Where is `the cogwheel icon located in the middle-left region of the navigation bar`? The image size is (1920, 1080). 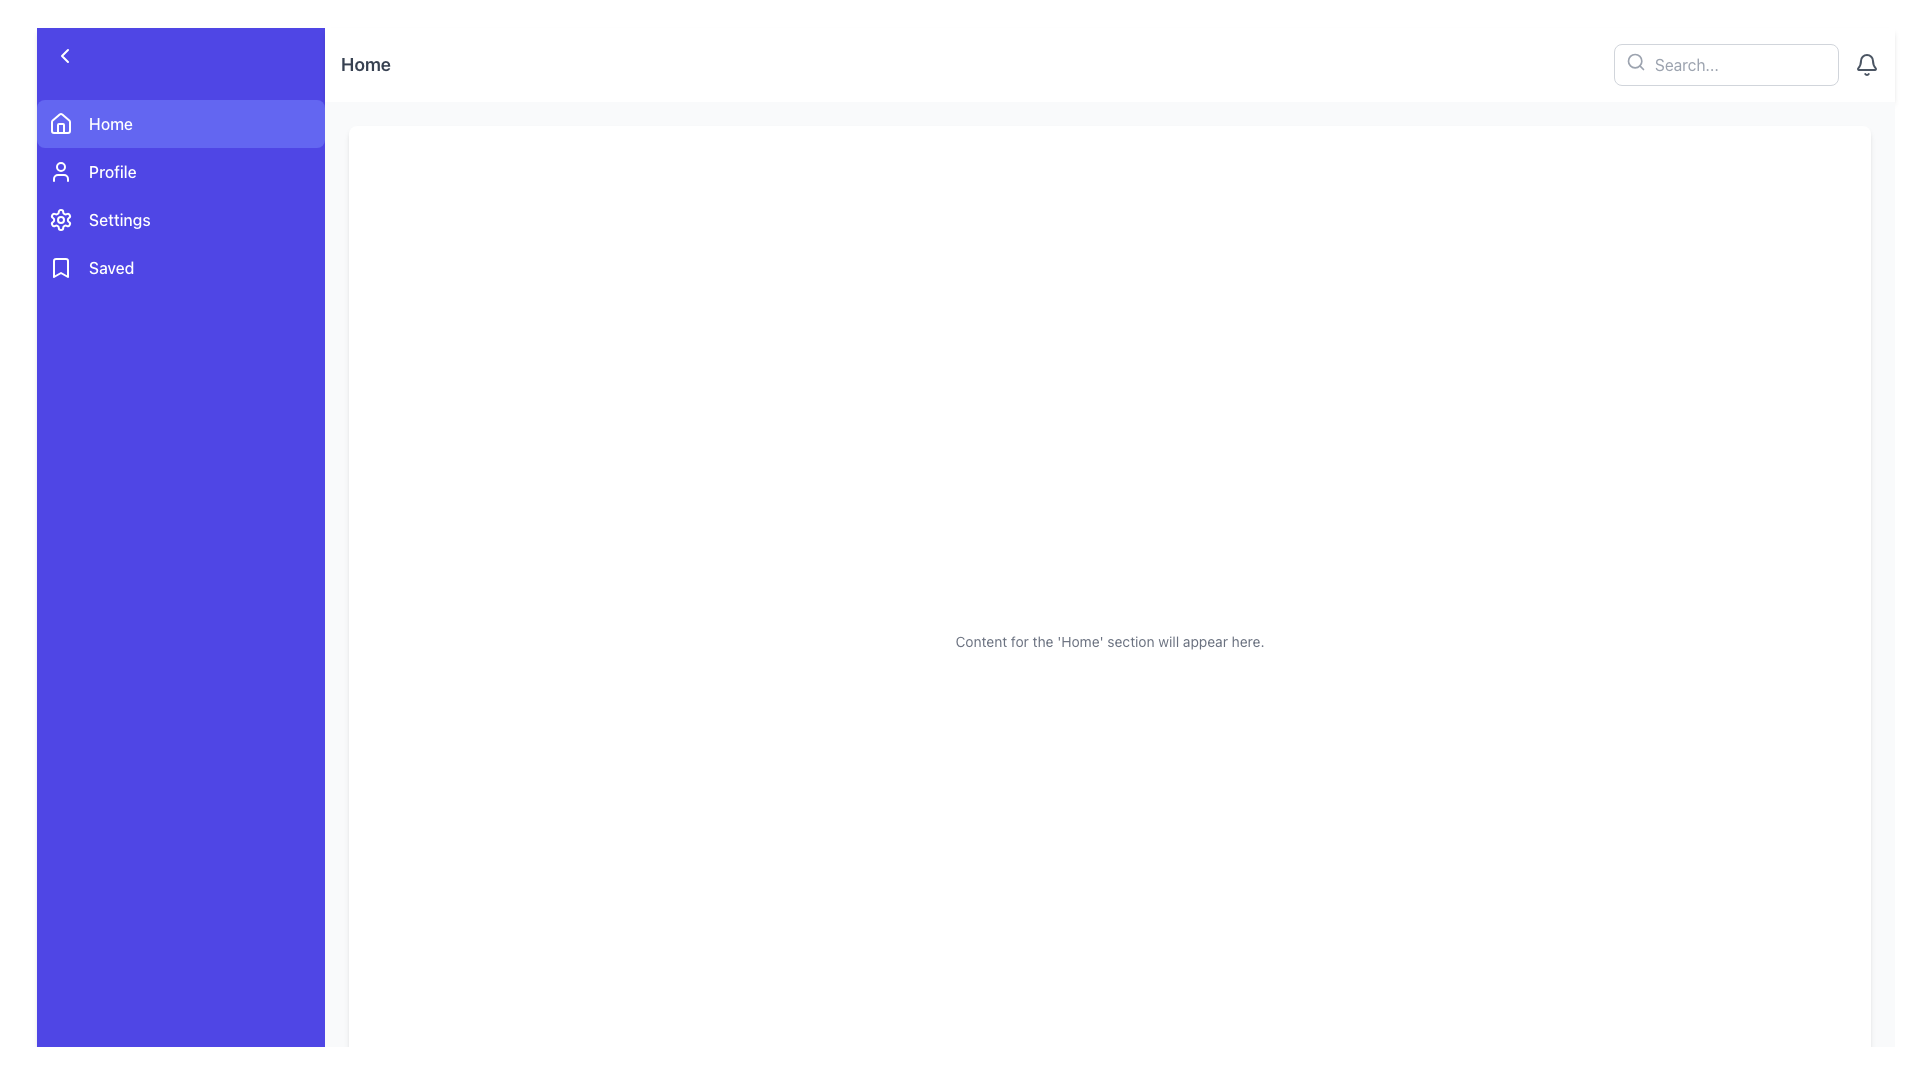
the cogwheel icon located in the middle-left region of the navigation bar is located at coordinates (61, 219).